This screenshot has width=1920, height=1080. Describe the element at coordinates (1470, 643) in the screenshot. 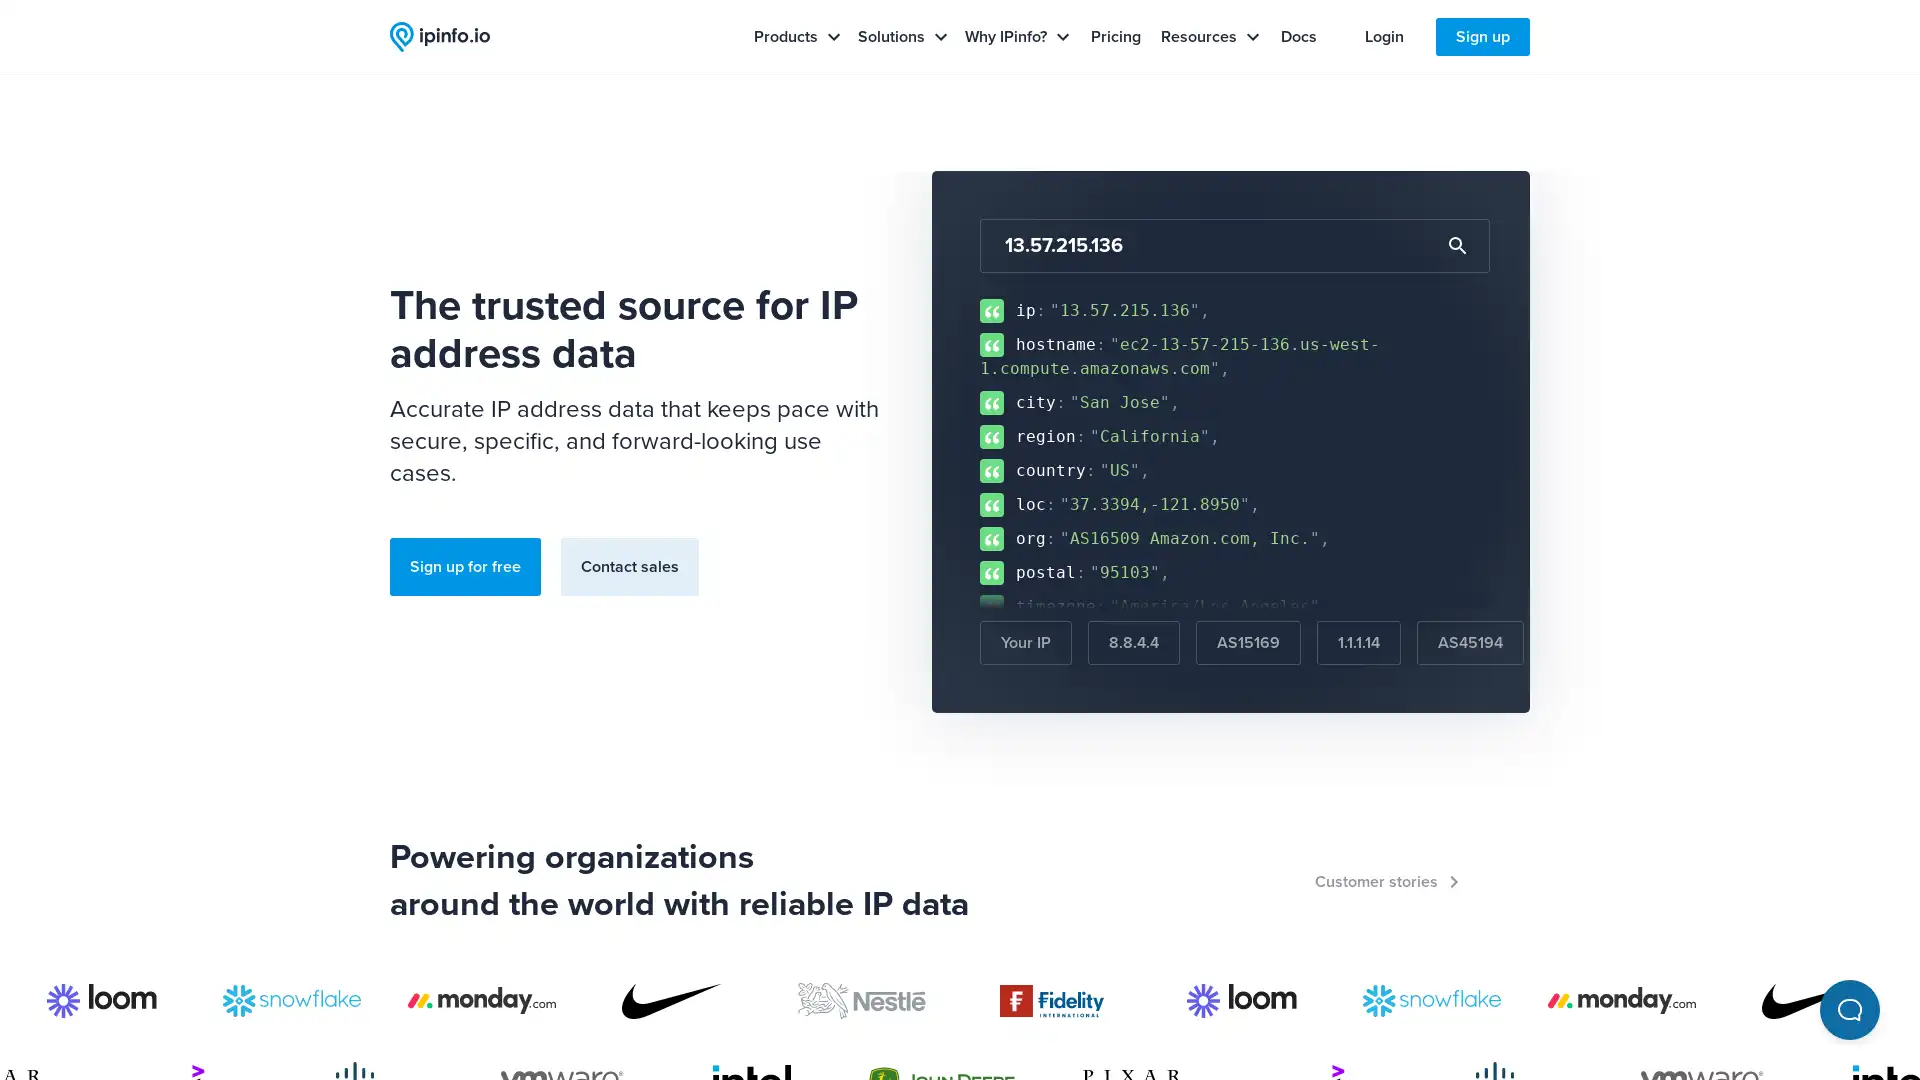

I see `AS45194` at that location.